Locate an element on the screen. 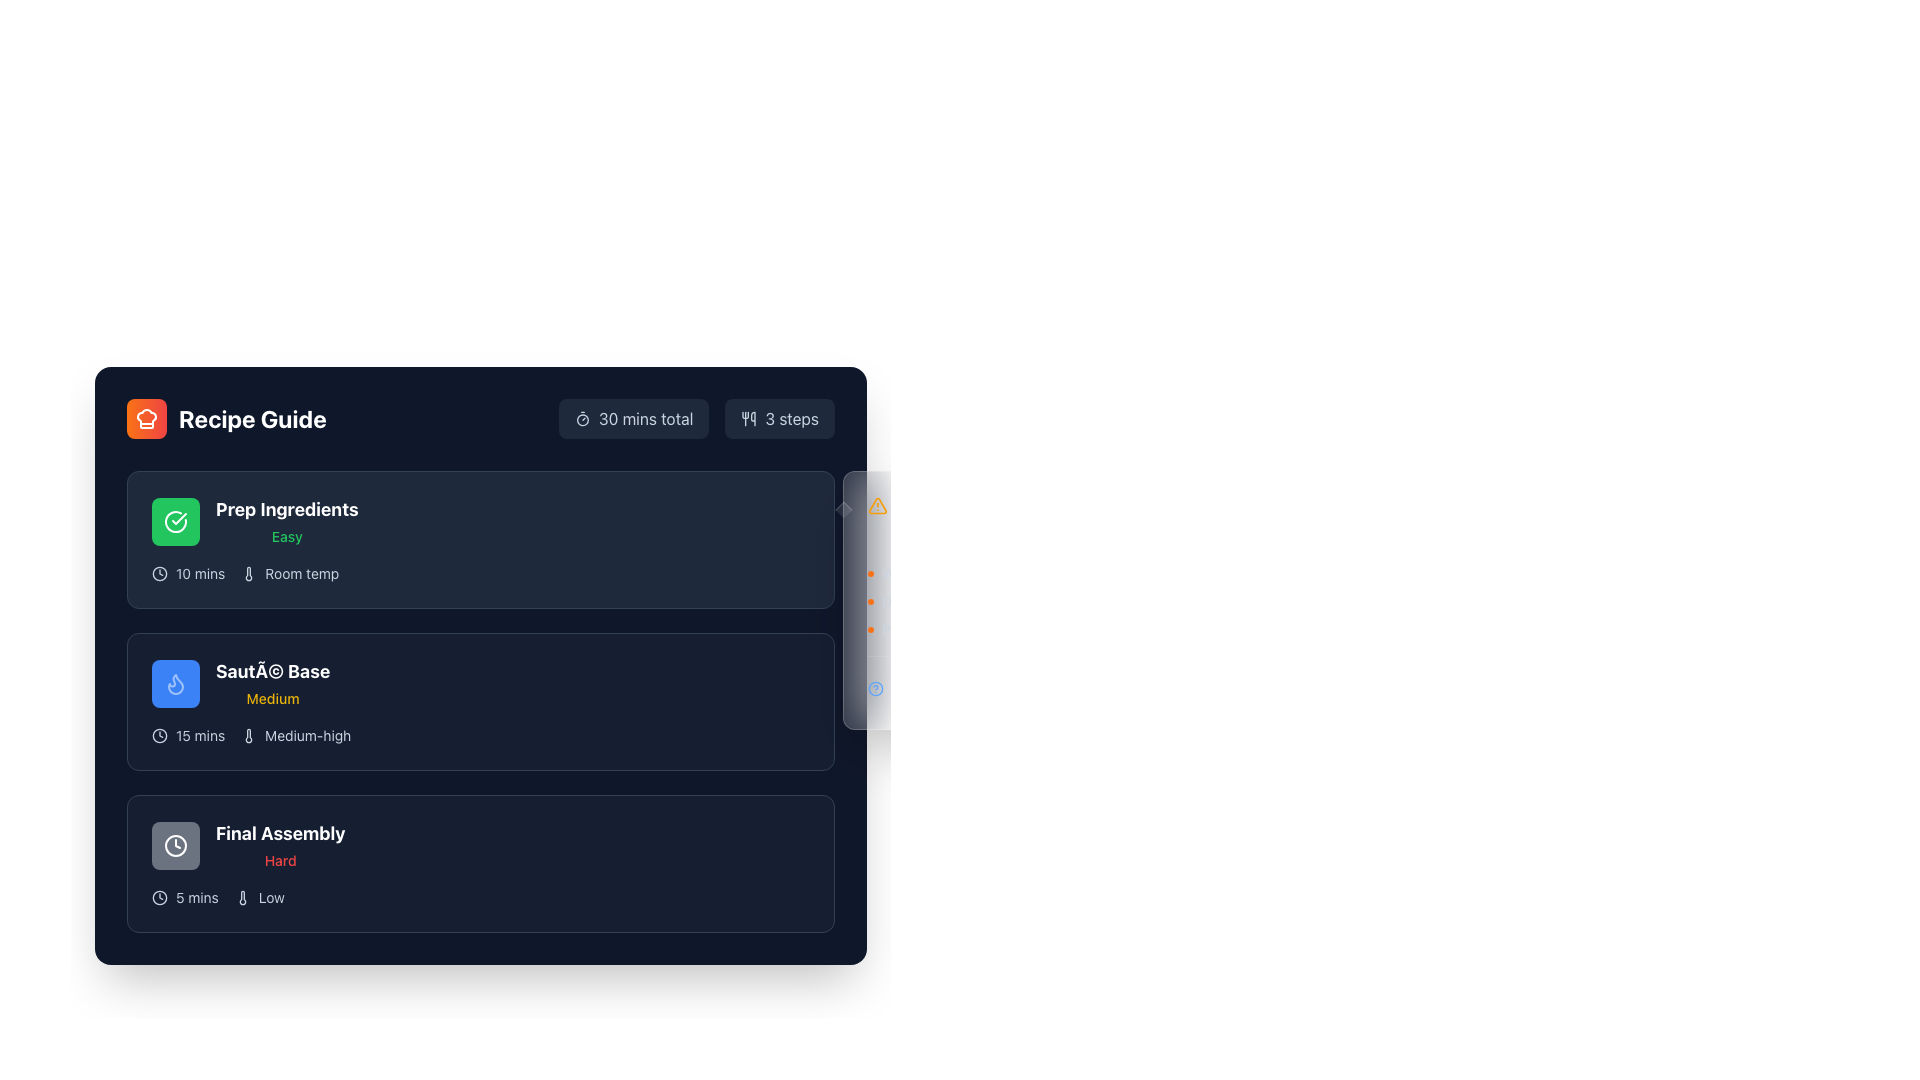 Image resolution: width=1920 pixels, height=1080 pixels. the circular icon filled with a border within the SVG timer icon, located near the top-right corner of the layout, above the recipe steps is located at coordinates (581, 419).